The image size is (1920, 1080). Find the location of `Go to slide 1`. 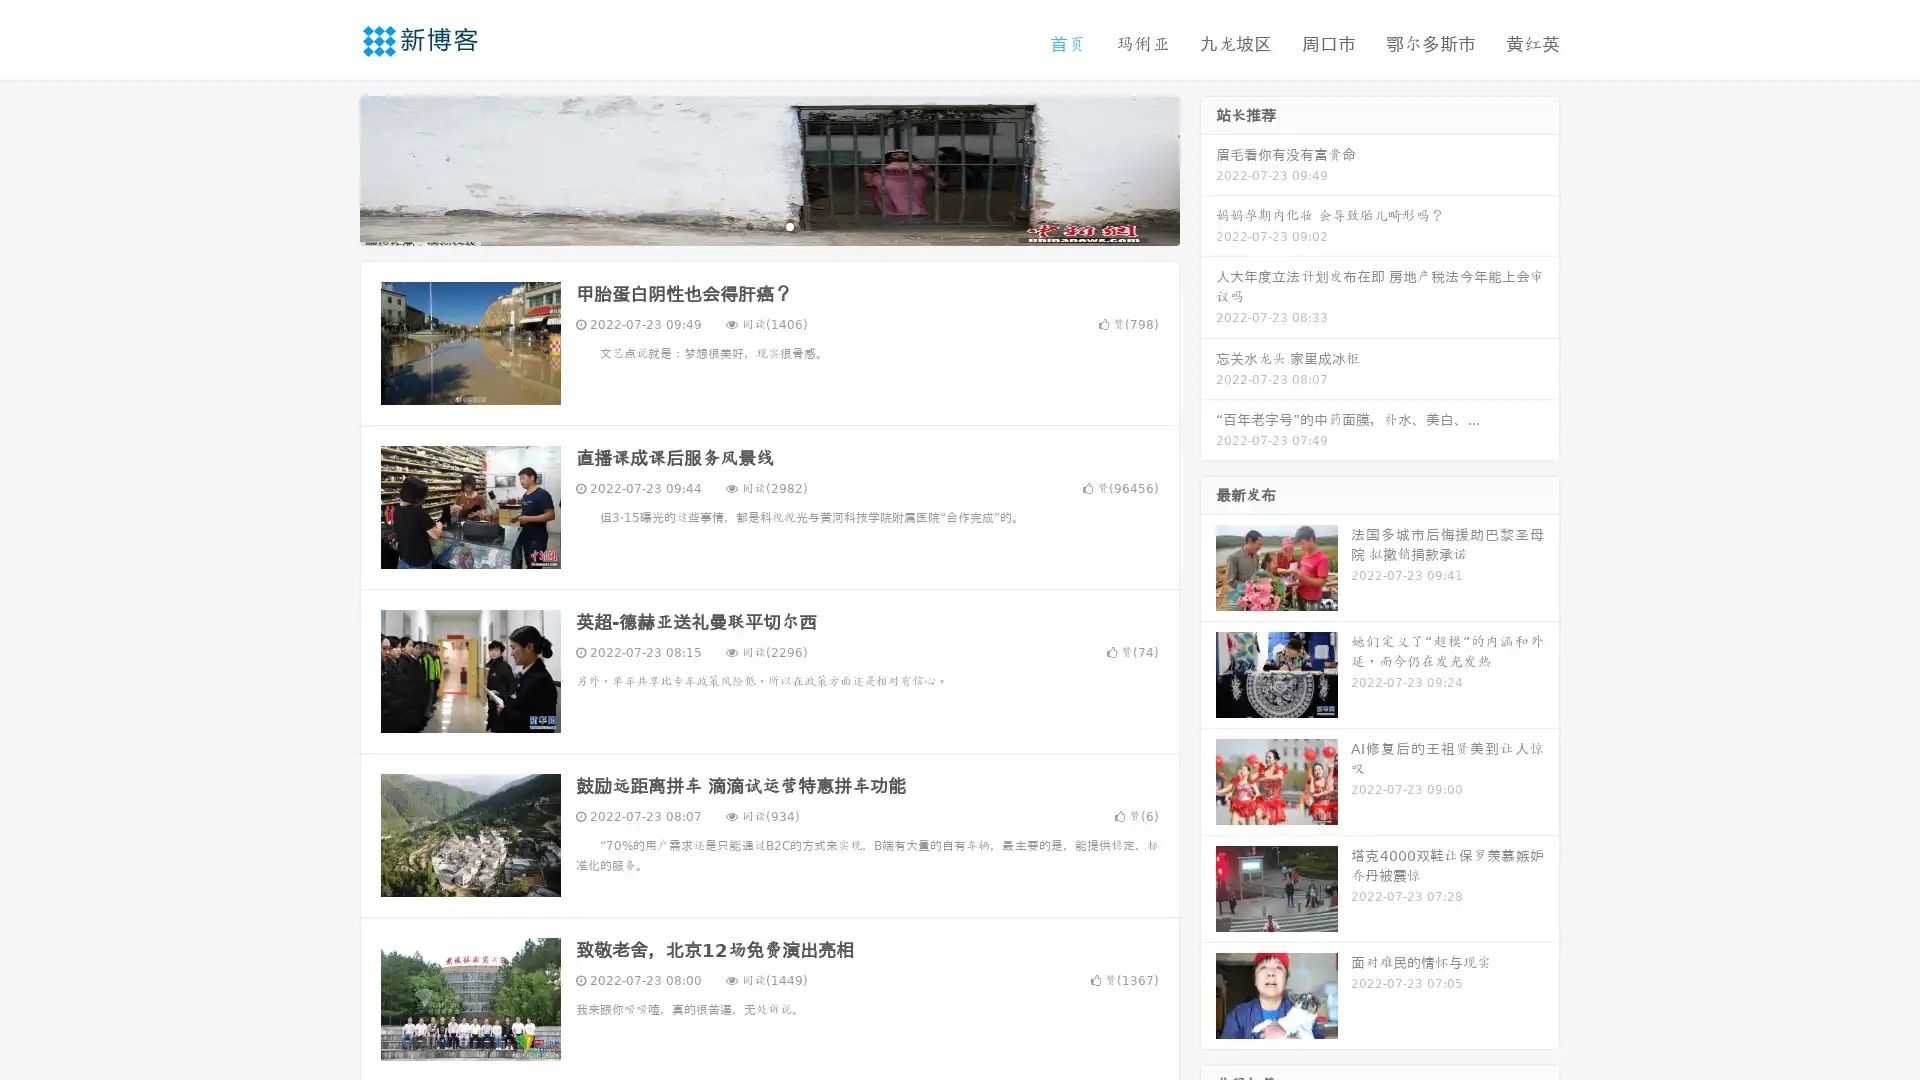

Go to slide 1 is located at coordinates (748, 225).